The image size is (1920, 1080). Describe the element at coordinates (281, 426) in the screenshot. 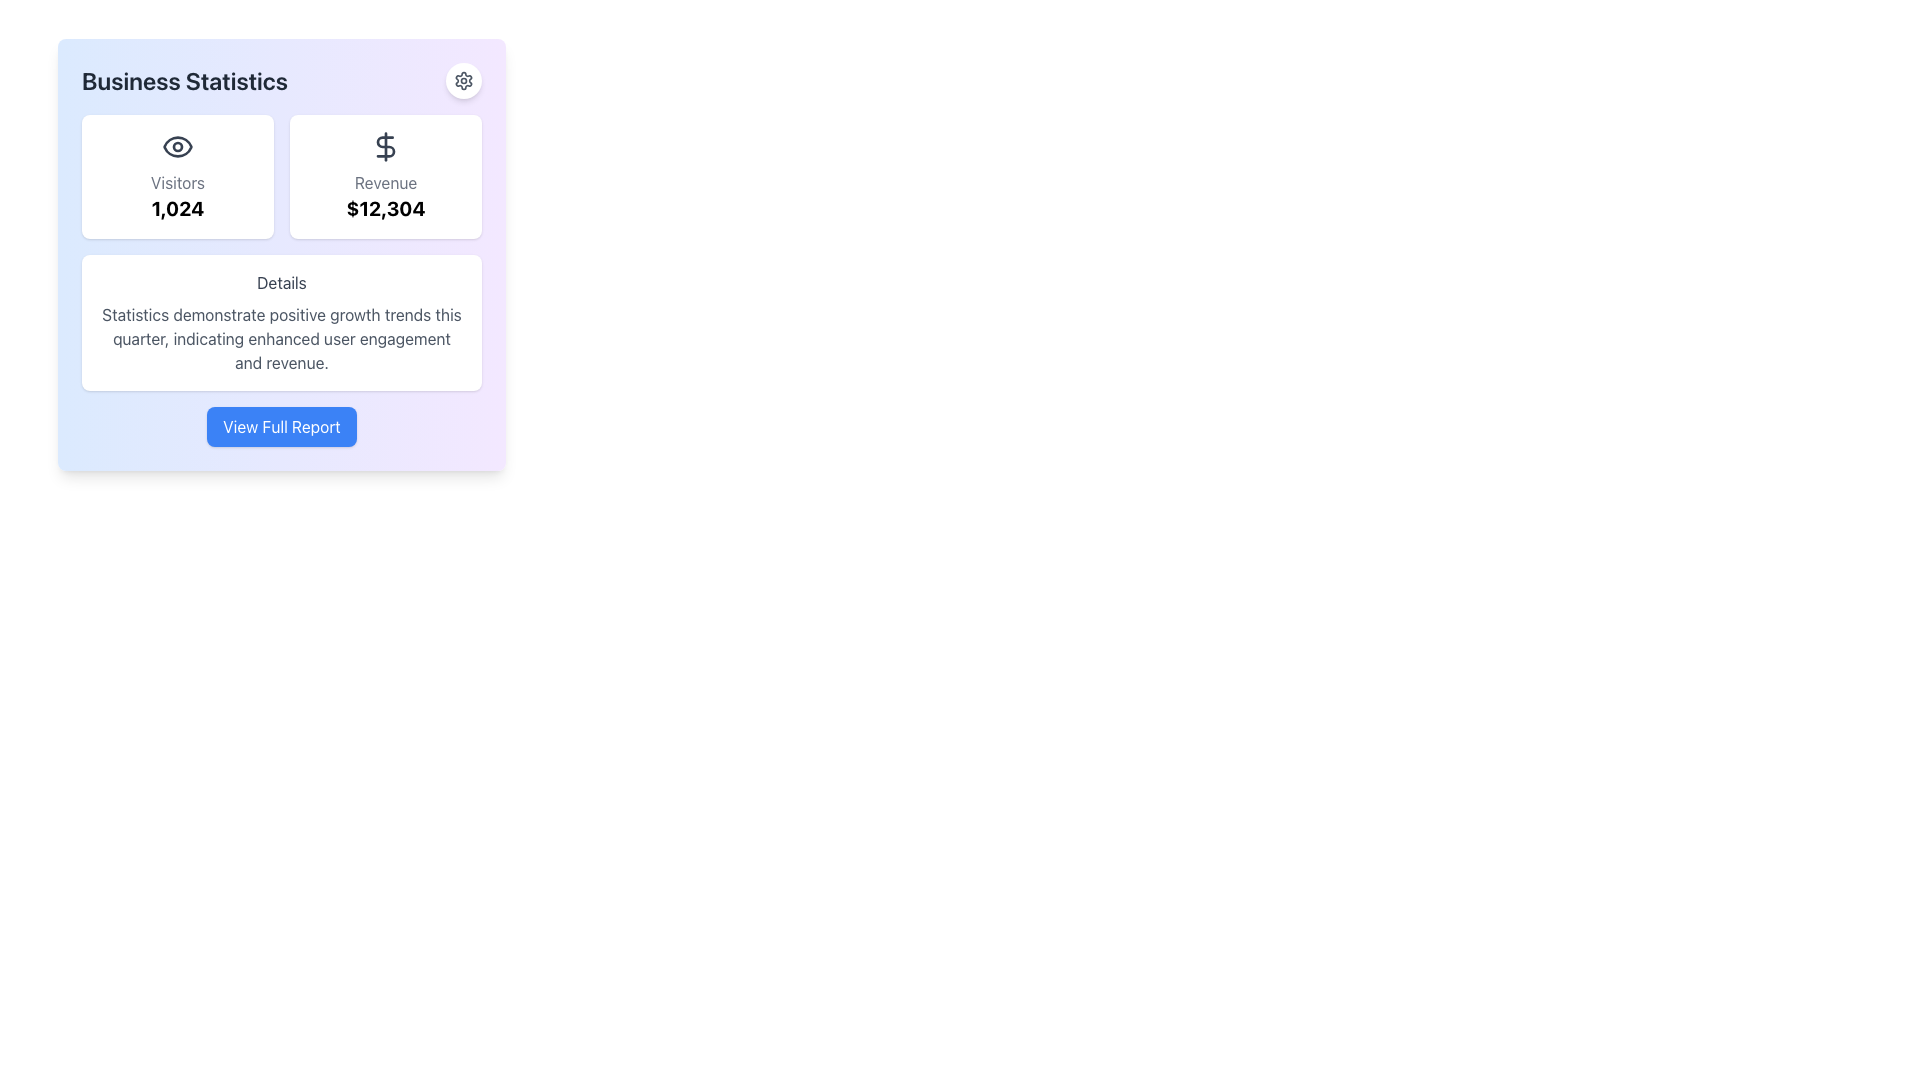

I see `the button located at the bottom of the 'Business Statistics' card to observe visual feedback` at that location.